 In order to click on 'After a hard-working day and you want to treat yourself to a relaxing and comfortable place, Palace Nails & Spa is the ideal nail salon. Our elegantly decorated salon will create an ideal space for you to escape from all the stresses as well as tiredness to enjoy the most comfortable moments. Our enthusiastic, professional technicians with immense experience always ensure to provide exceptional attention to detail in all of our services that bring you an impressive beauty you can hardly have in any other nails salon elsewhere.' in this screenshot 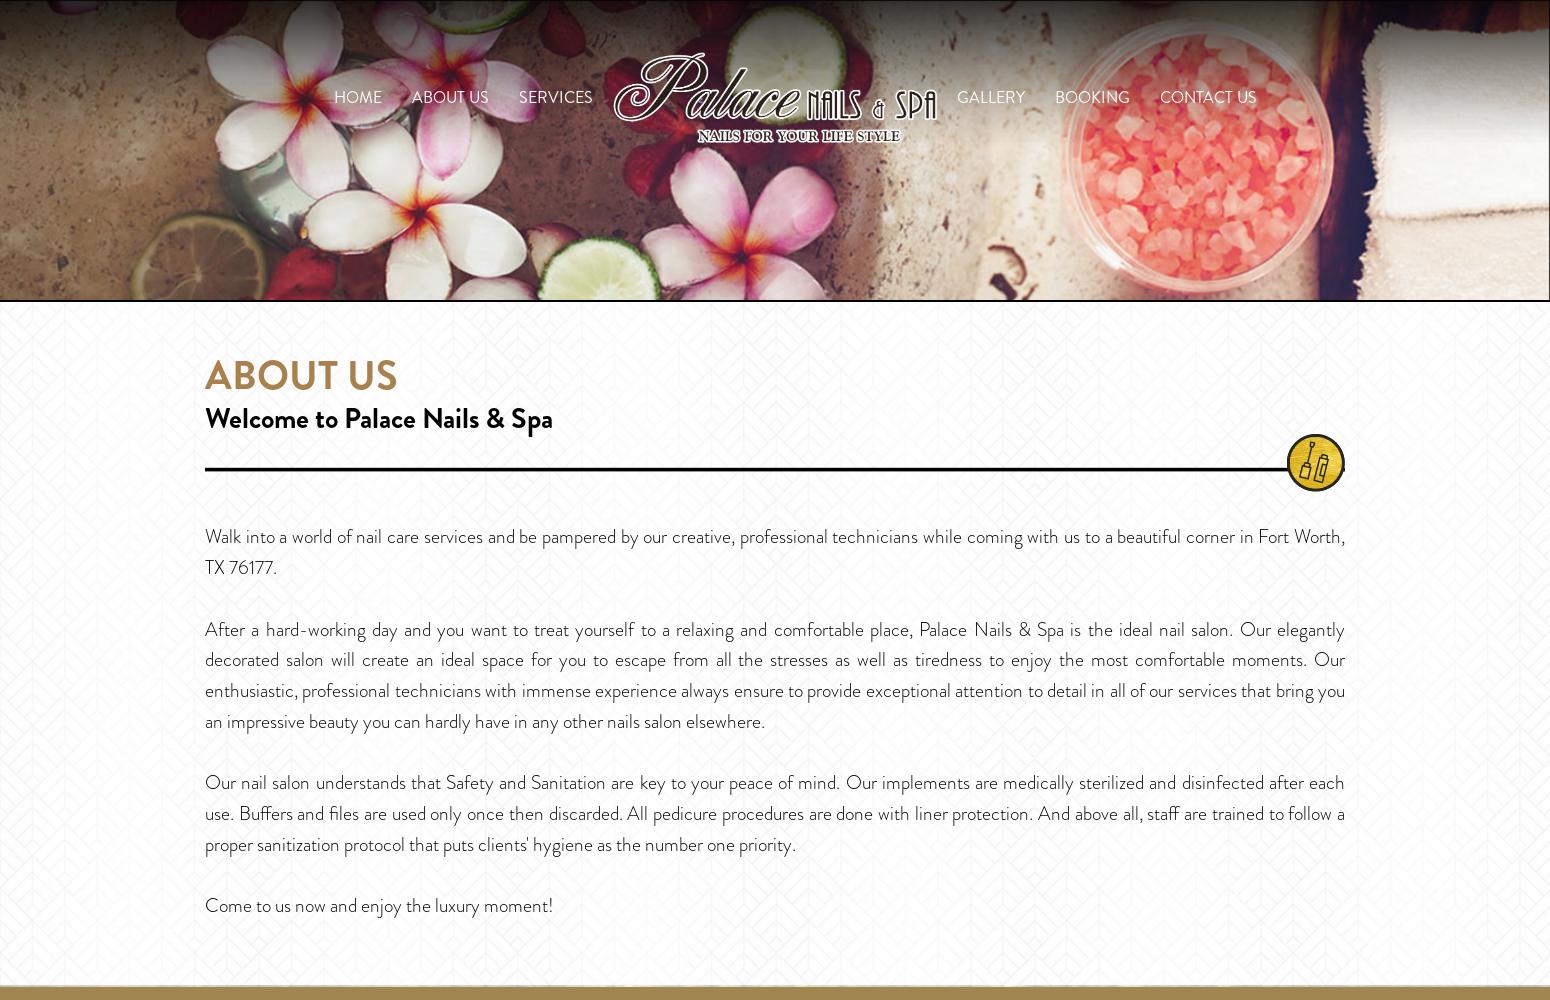, I will do `click(775, 674)`.